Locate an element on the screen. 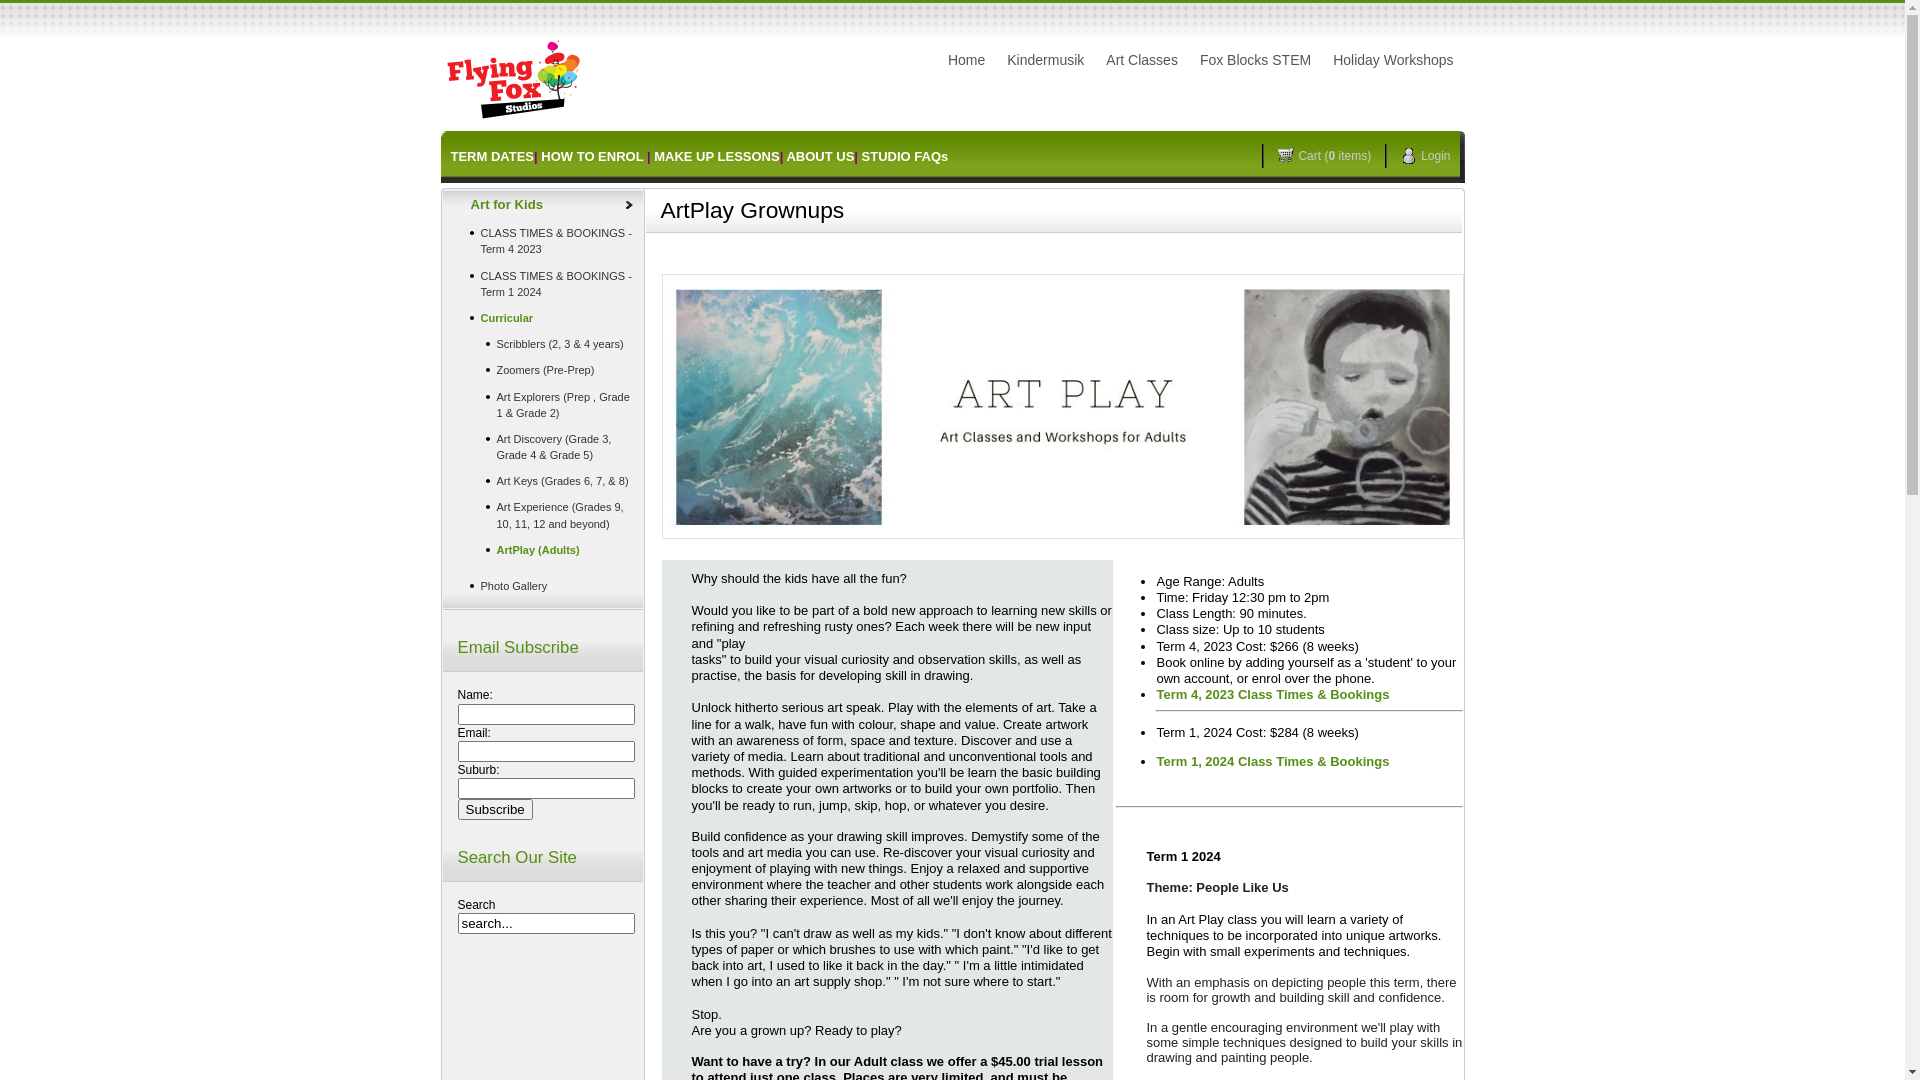 Image resolution: width=1920 pixels, height=1080 pixels. 'Art for Kids' is located at coordinates (542, 204).